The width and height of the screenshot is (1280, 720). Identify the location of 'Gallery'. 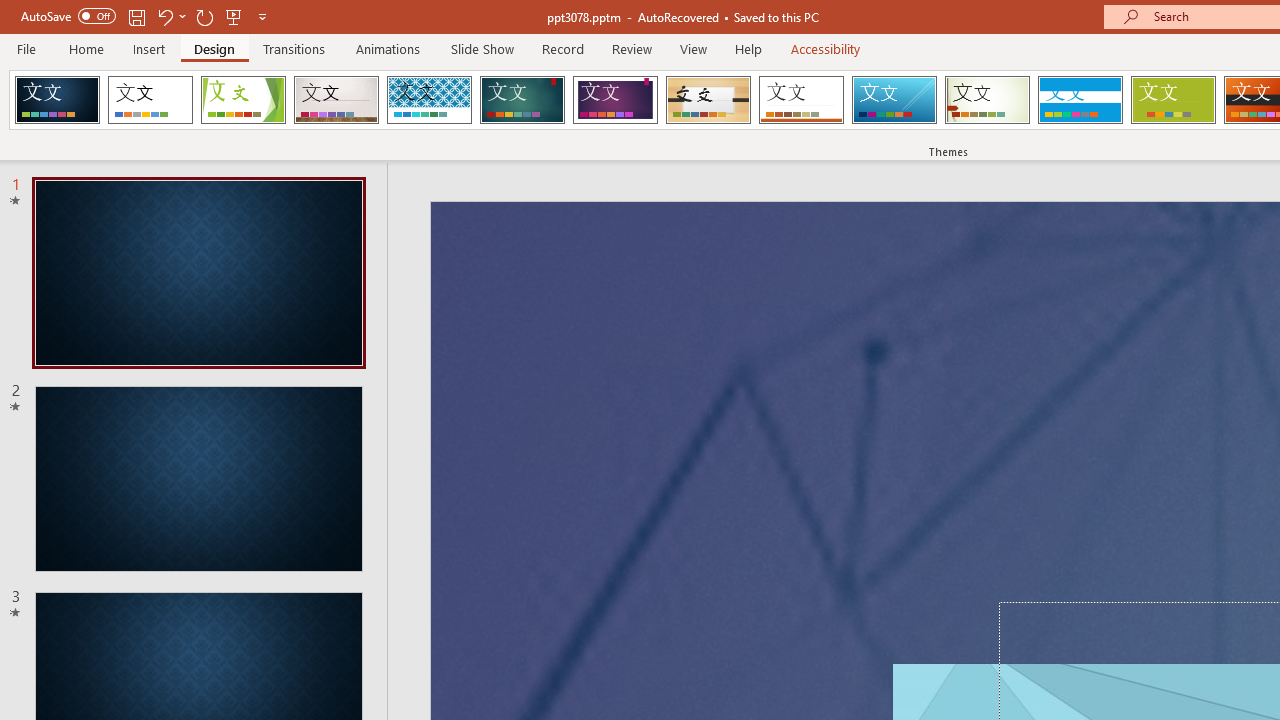
(336, 100).